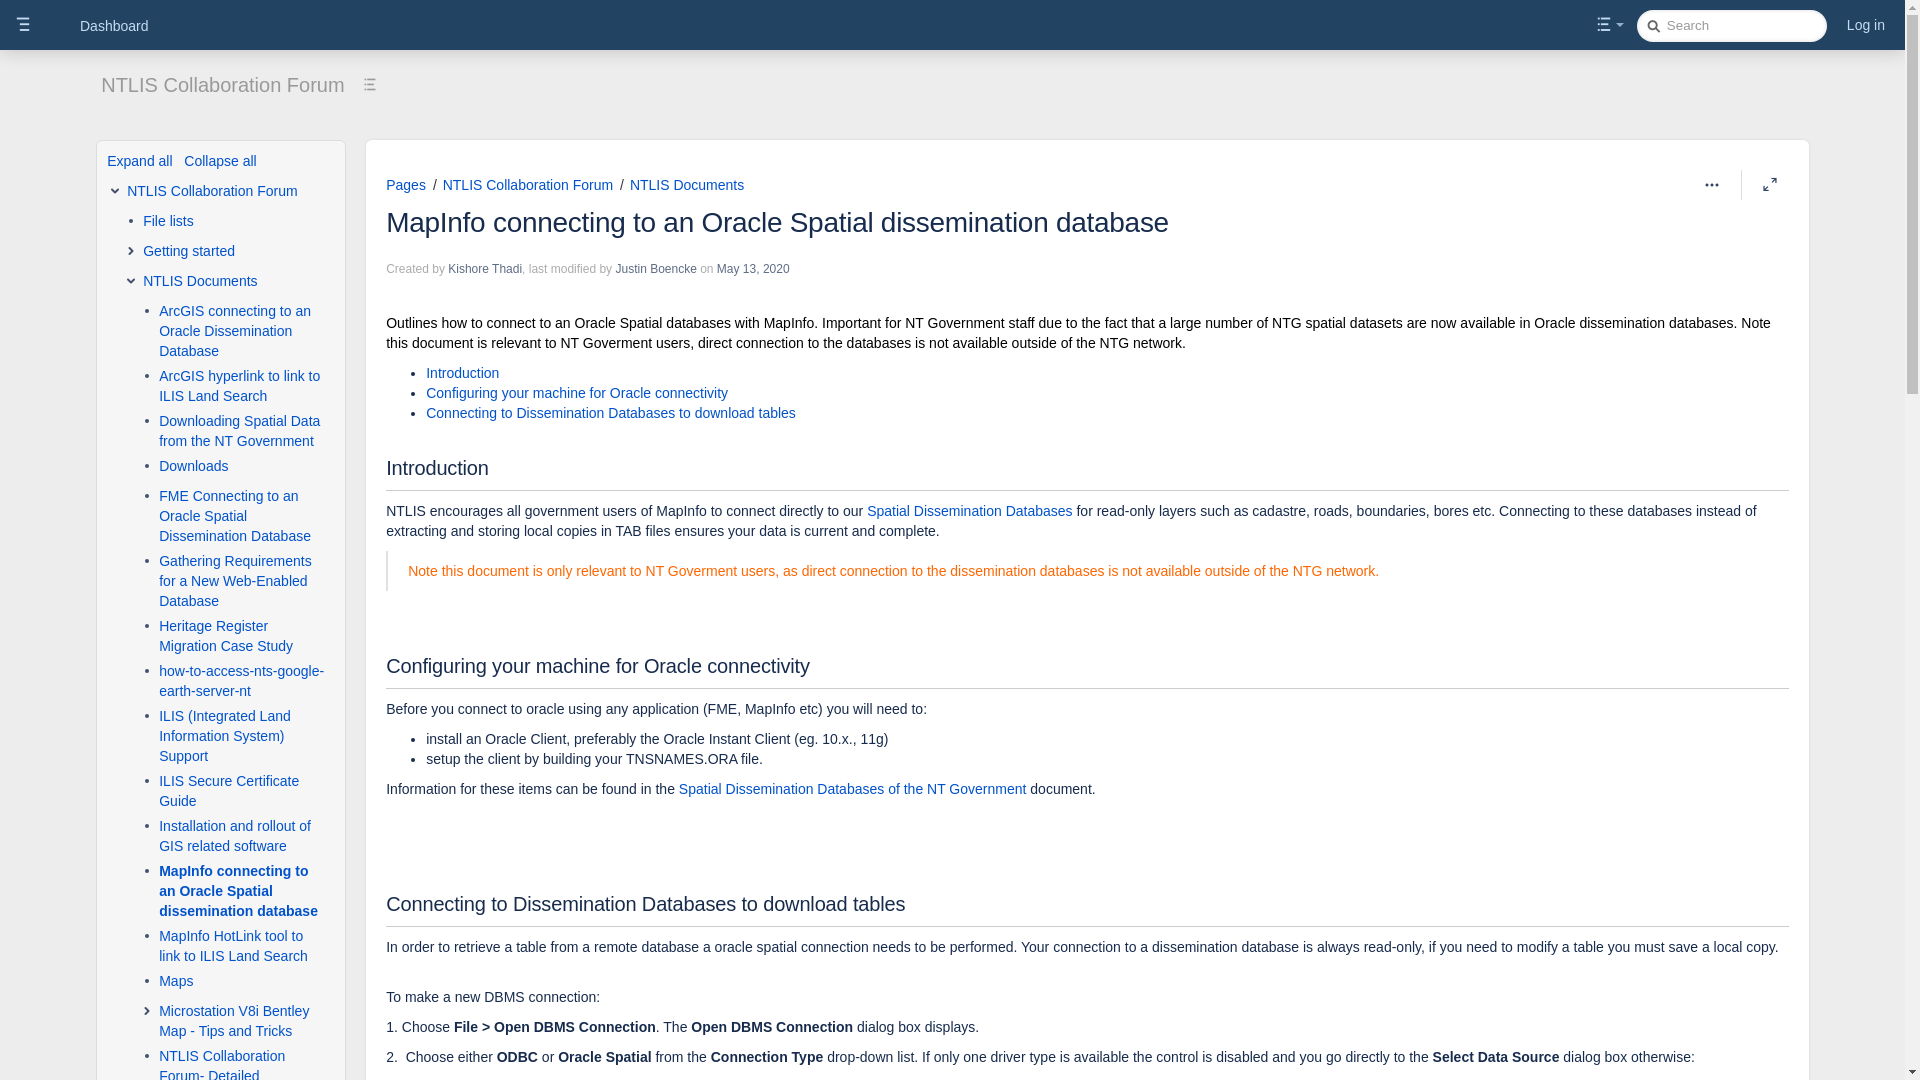  Describe the element at coordinates (200, 281) in the screenshot. I see `'NTLIS Documents'` at that location.